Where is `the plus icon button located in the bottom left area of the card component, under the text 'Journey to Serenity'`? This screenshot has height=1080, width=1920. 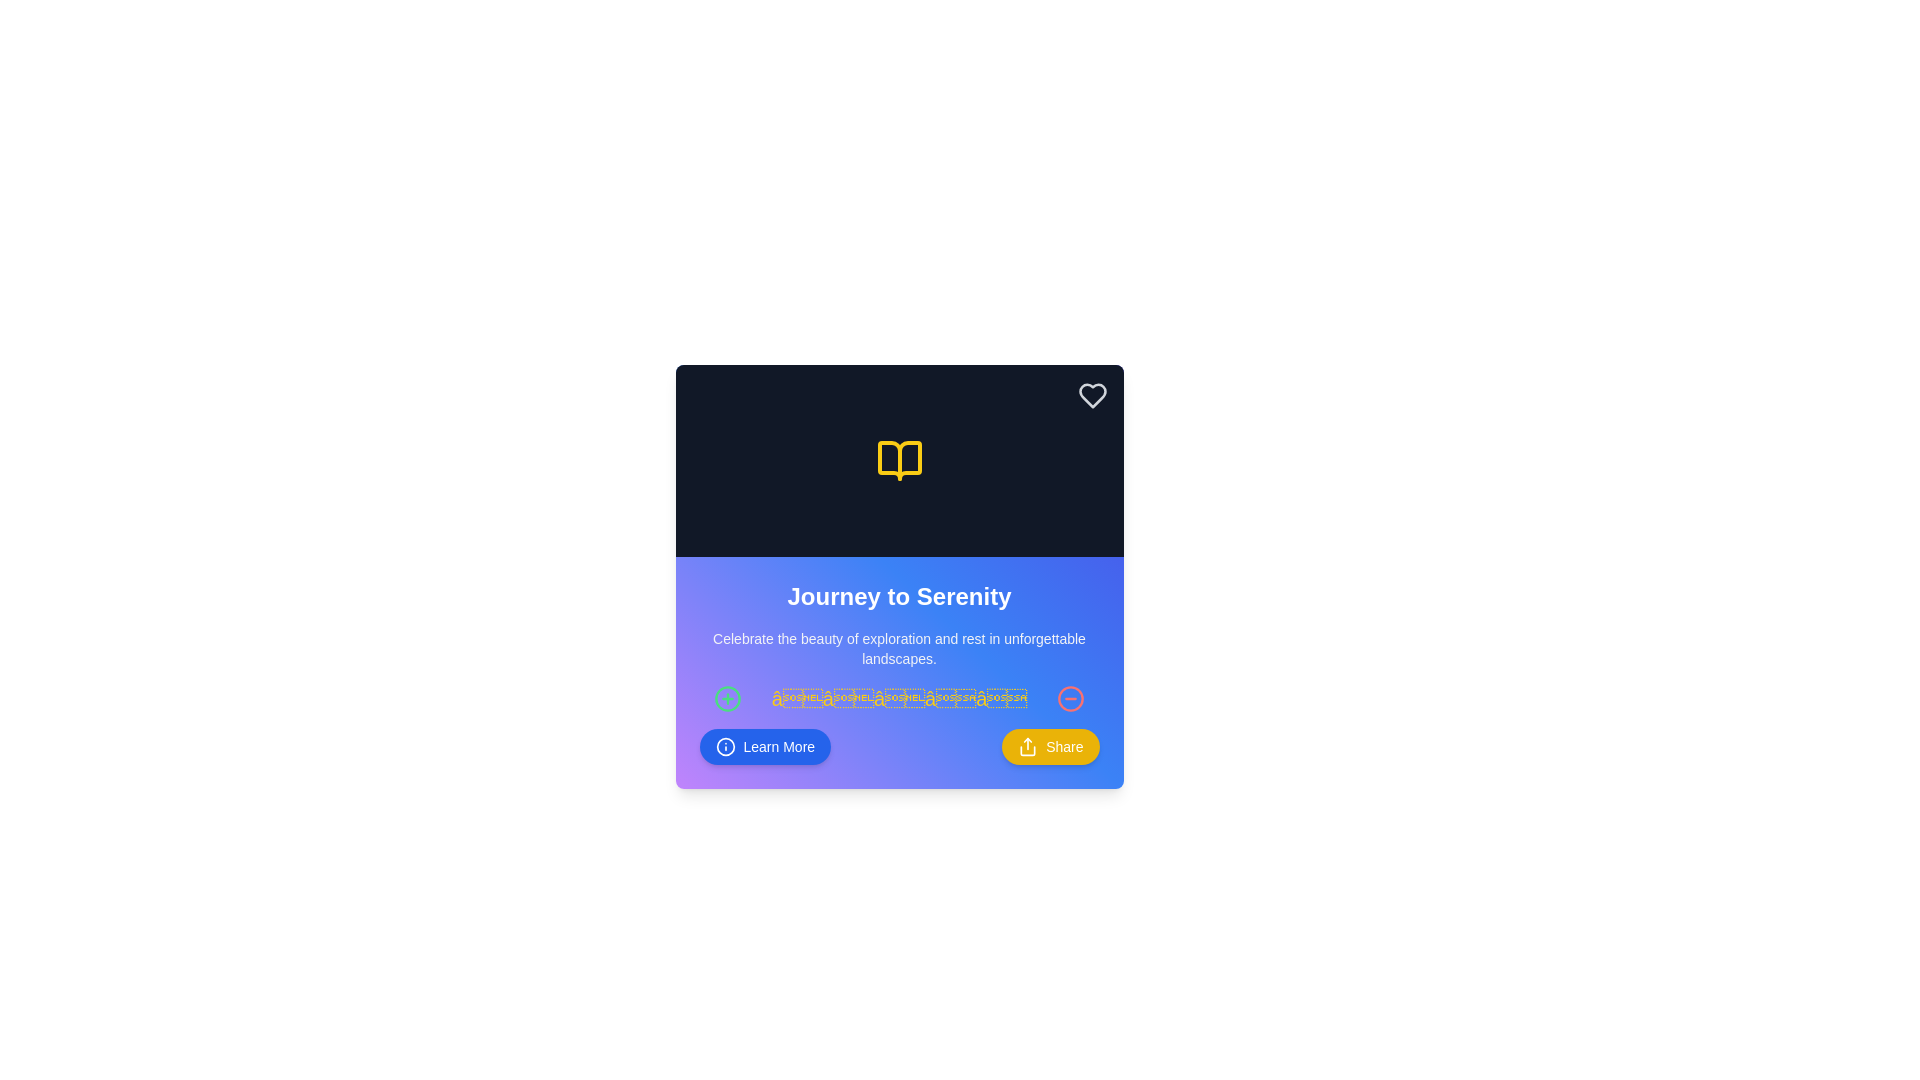
the plus icon button located in the bottom left area of the card component, under the text 'Journey to Serenity' is located at coordinates (727, 697).